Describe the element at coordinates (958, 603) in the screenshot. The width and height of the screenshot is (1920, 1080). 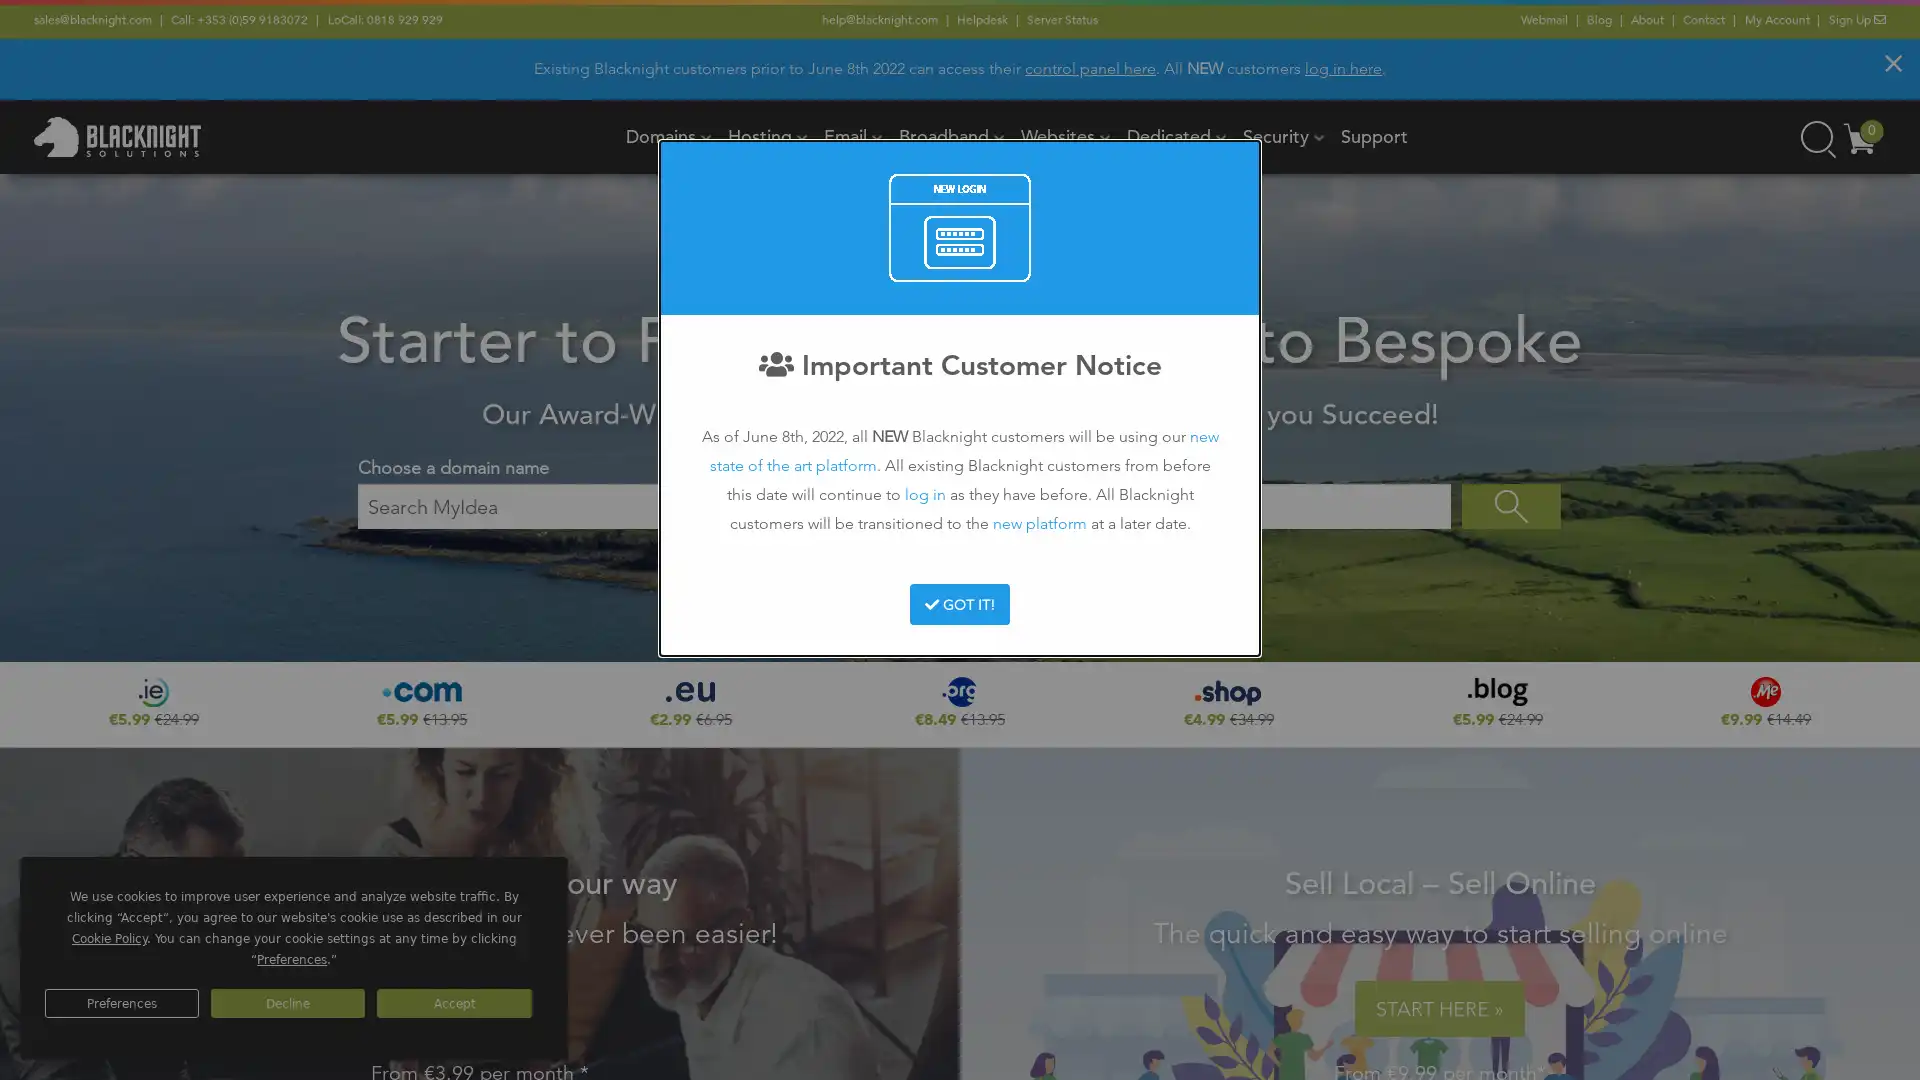
I see `Got it!` at that location.